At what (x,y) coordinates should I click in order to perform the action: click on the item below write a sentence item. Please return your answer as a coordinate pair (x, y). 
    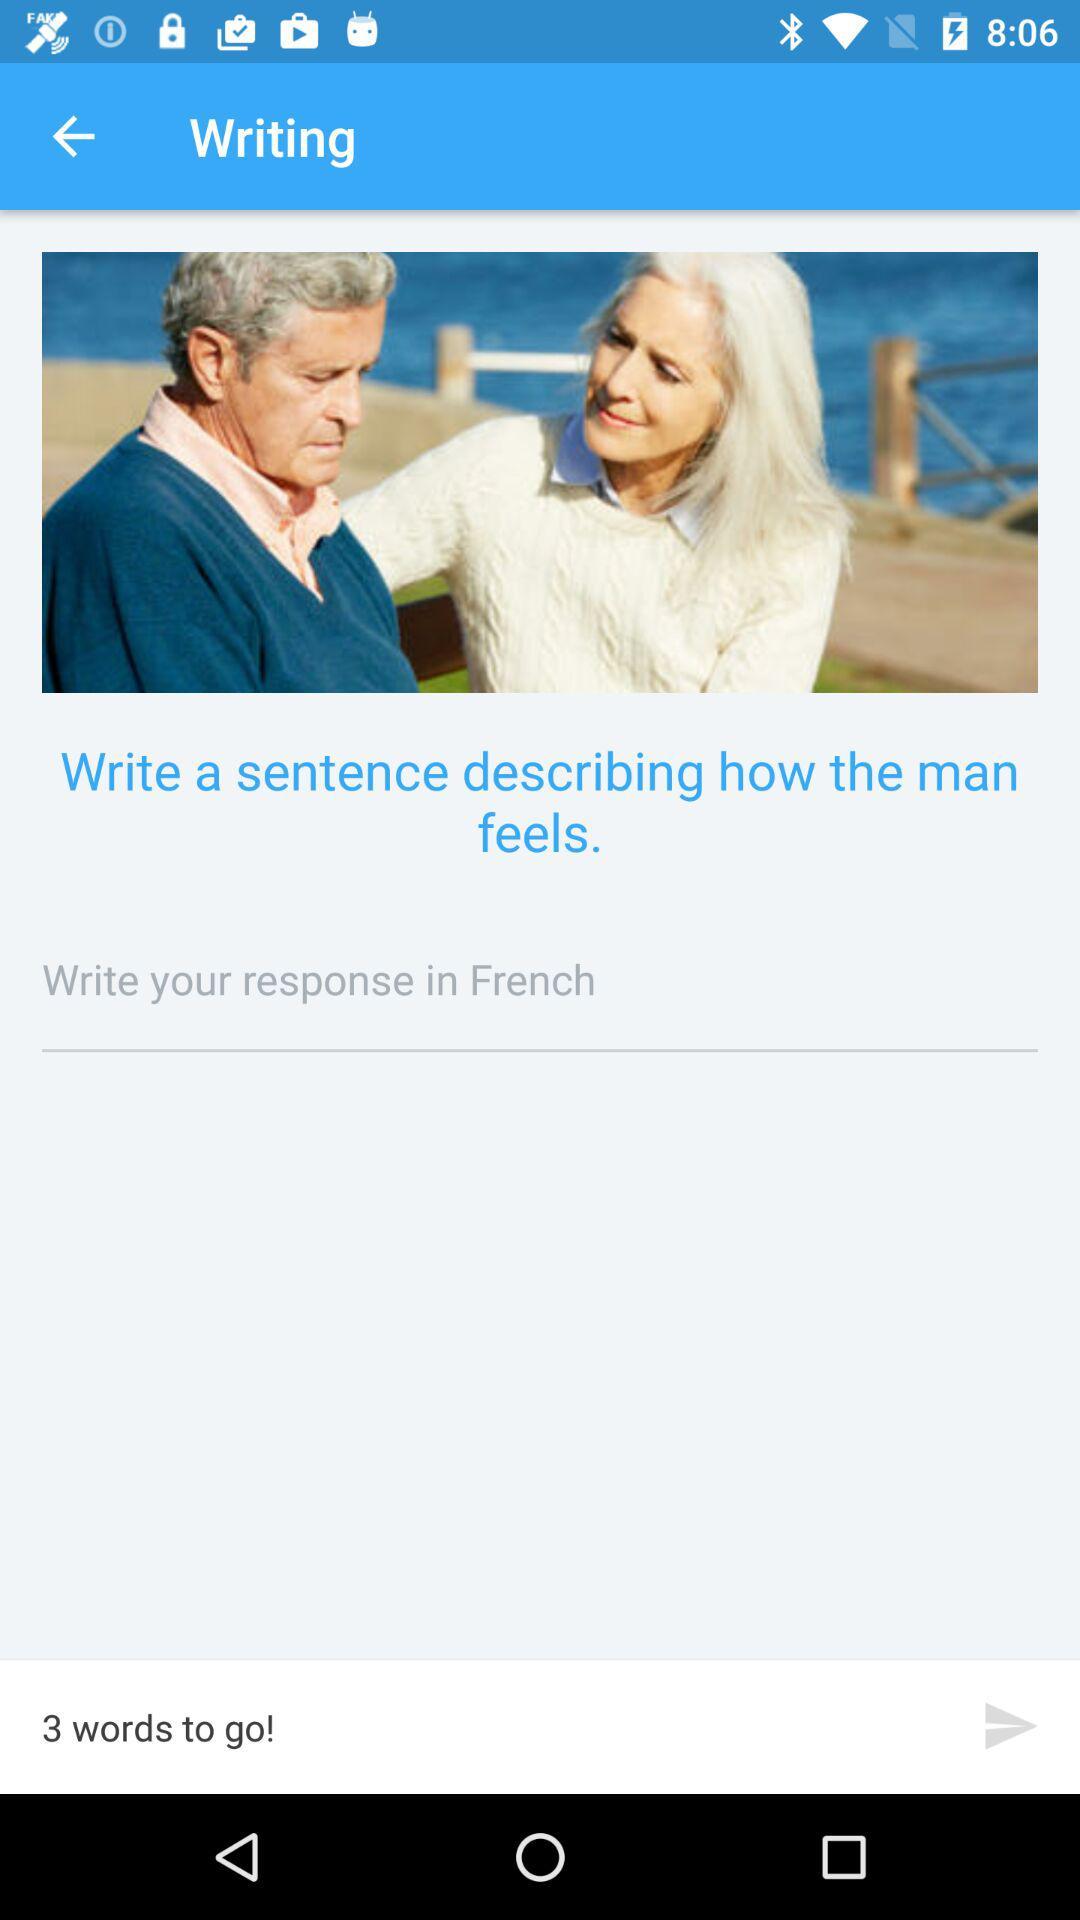
    Looking at the image, I should click on (540, 978).